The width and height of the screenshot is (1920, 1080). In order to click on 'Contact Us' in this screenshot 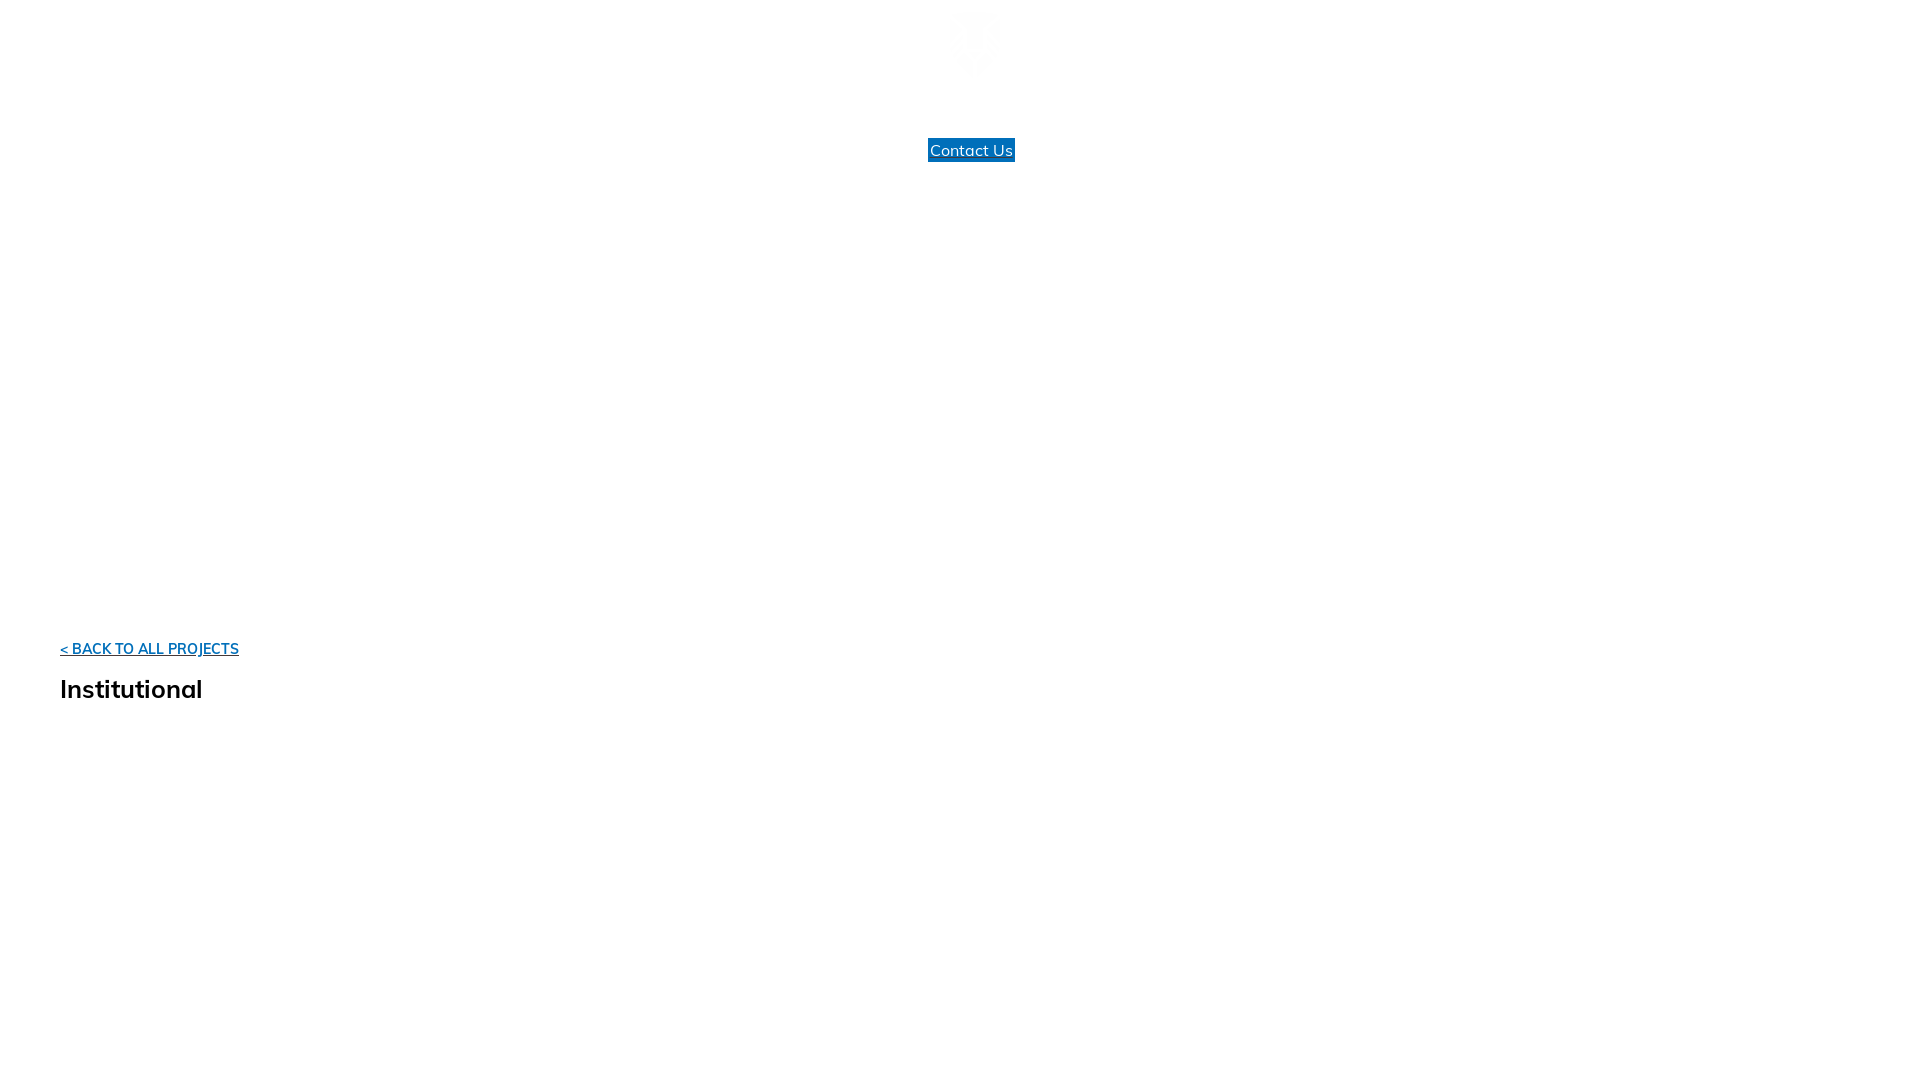, I will do `click(971, 149)`.